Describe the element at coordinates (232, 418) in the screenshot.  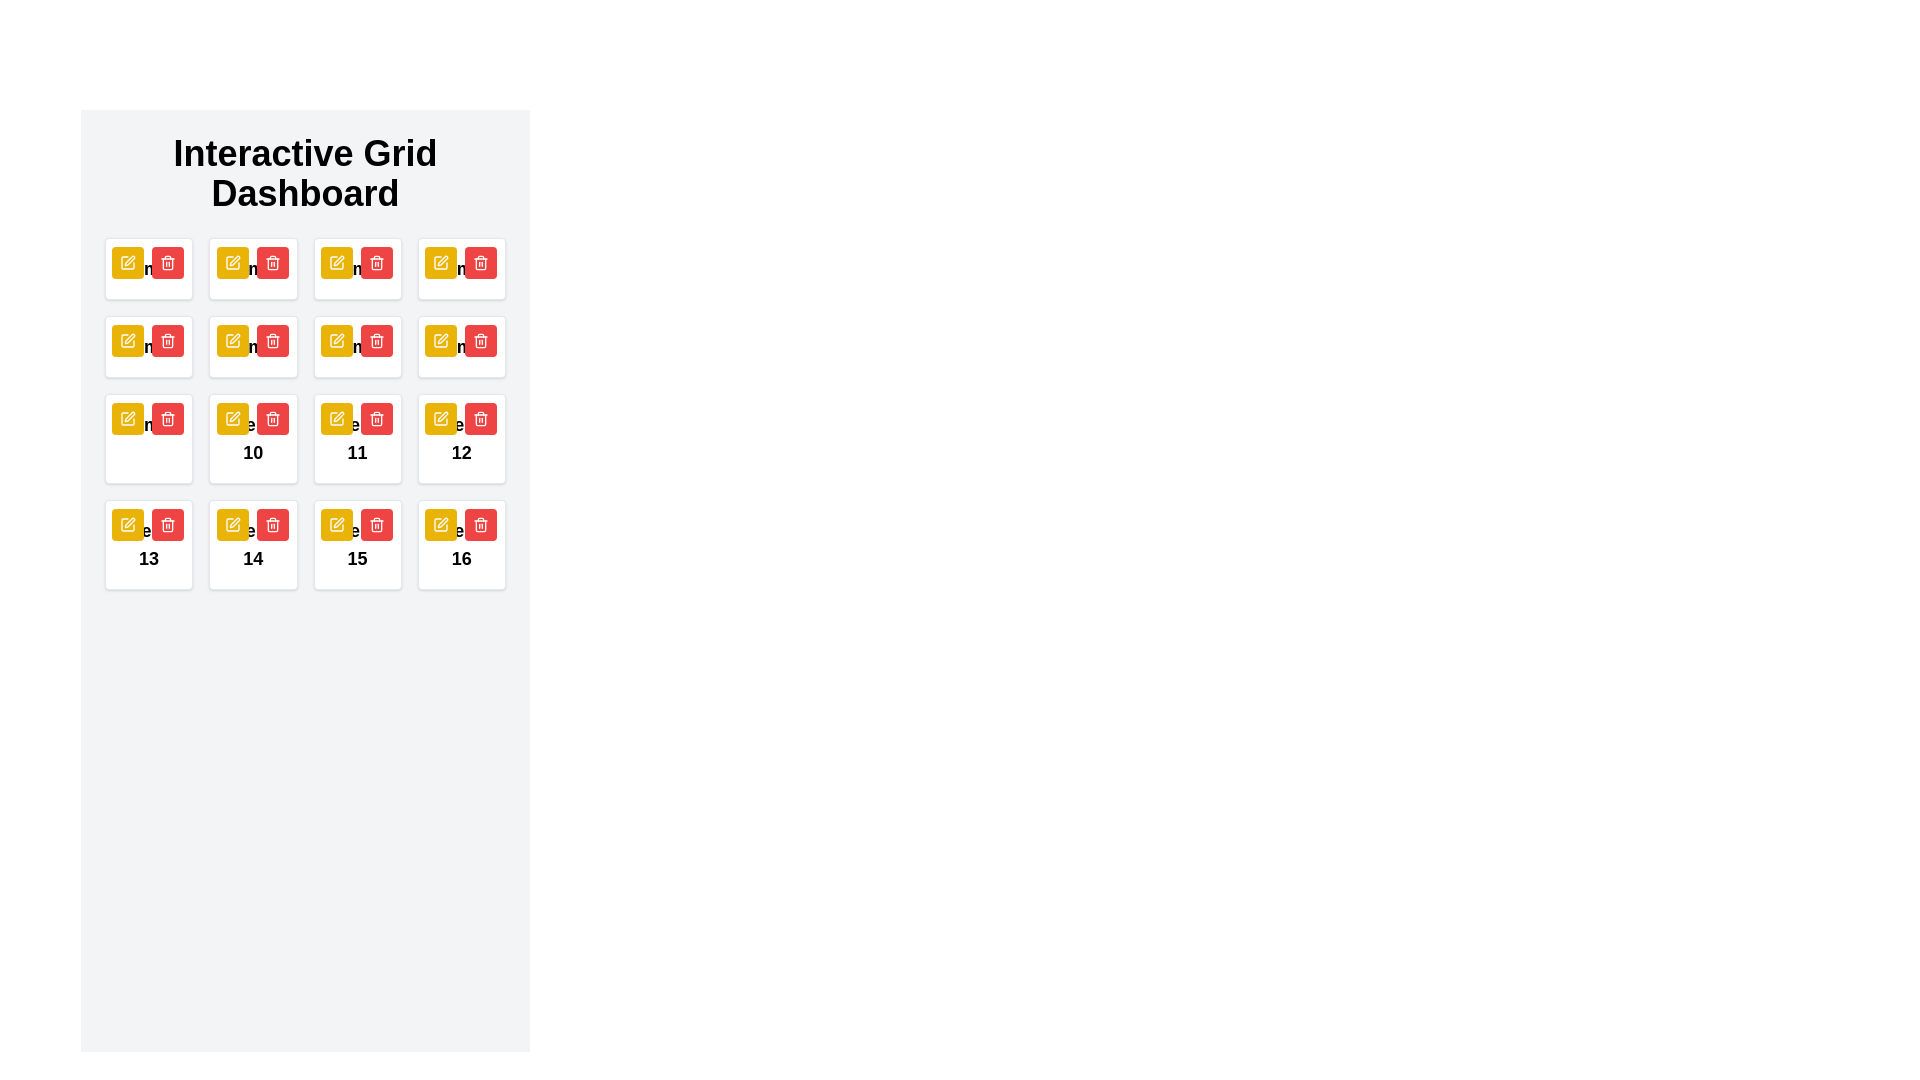
I see `the yellow pen icon inside the rounded yellow button located` at that location.